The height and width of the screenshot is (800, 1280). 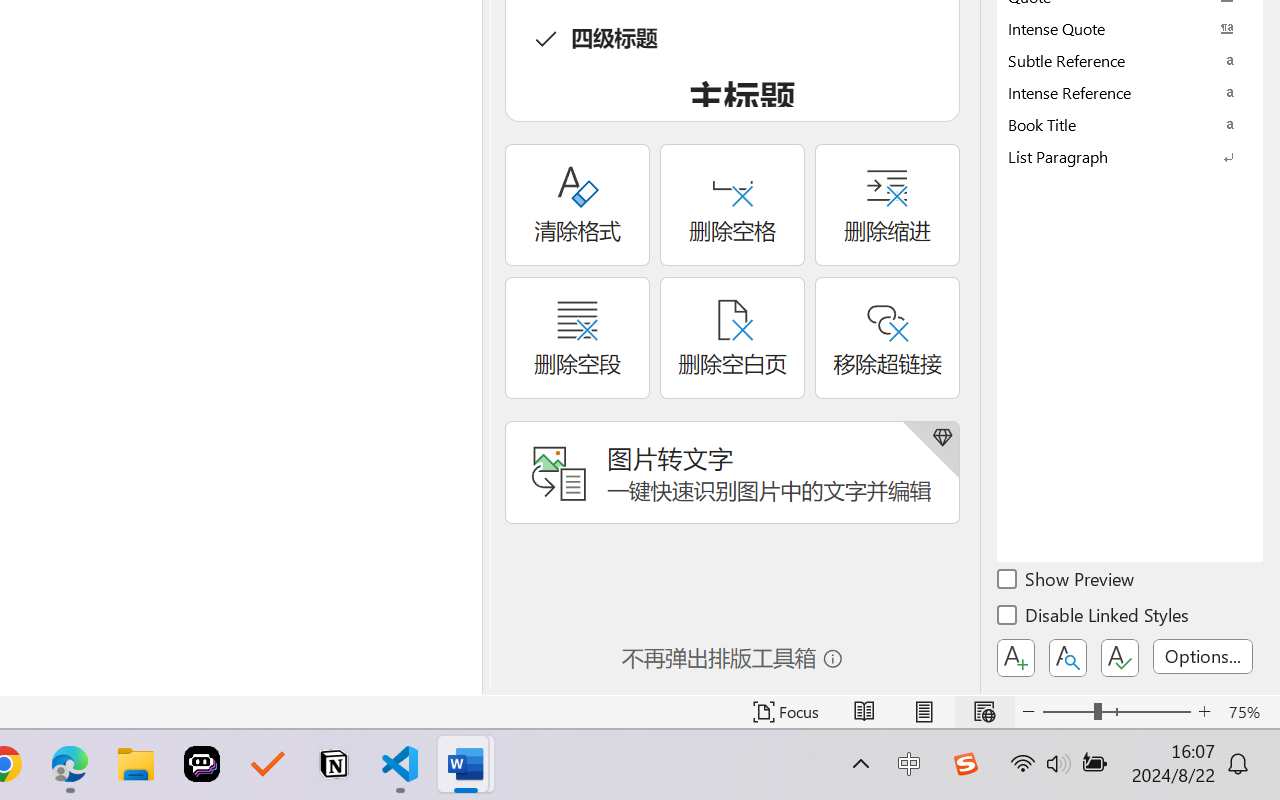 What do you see at coordinates (1130, 123) in the screenshot?
I see `'Book Title'` at bounding box center [1130, 123].